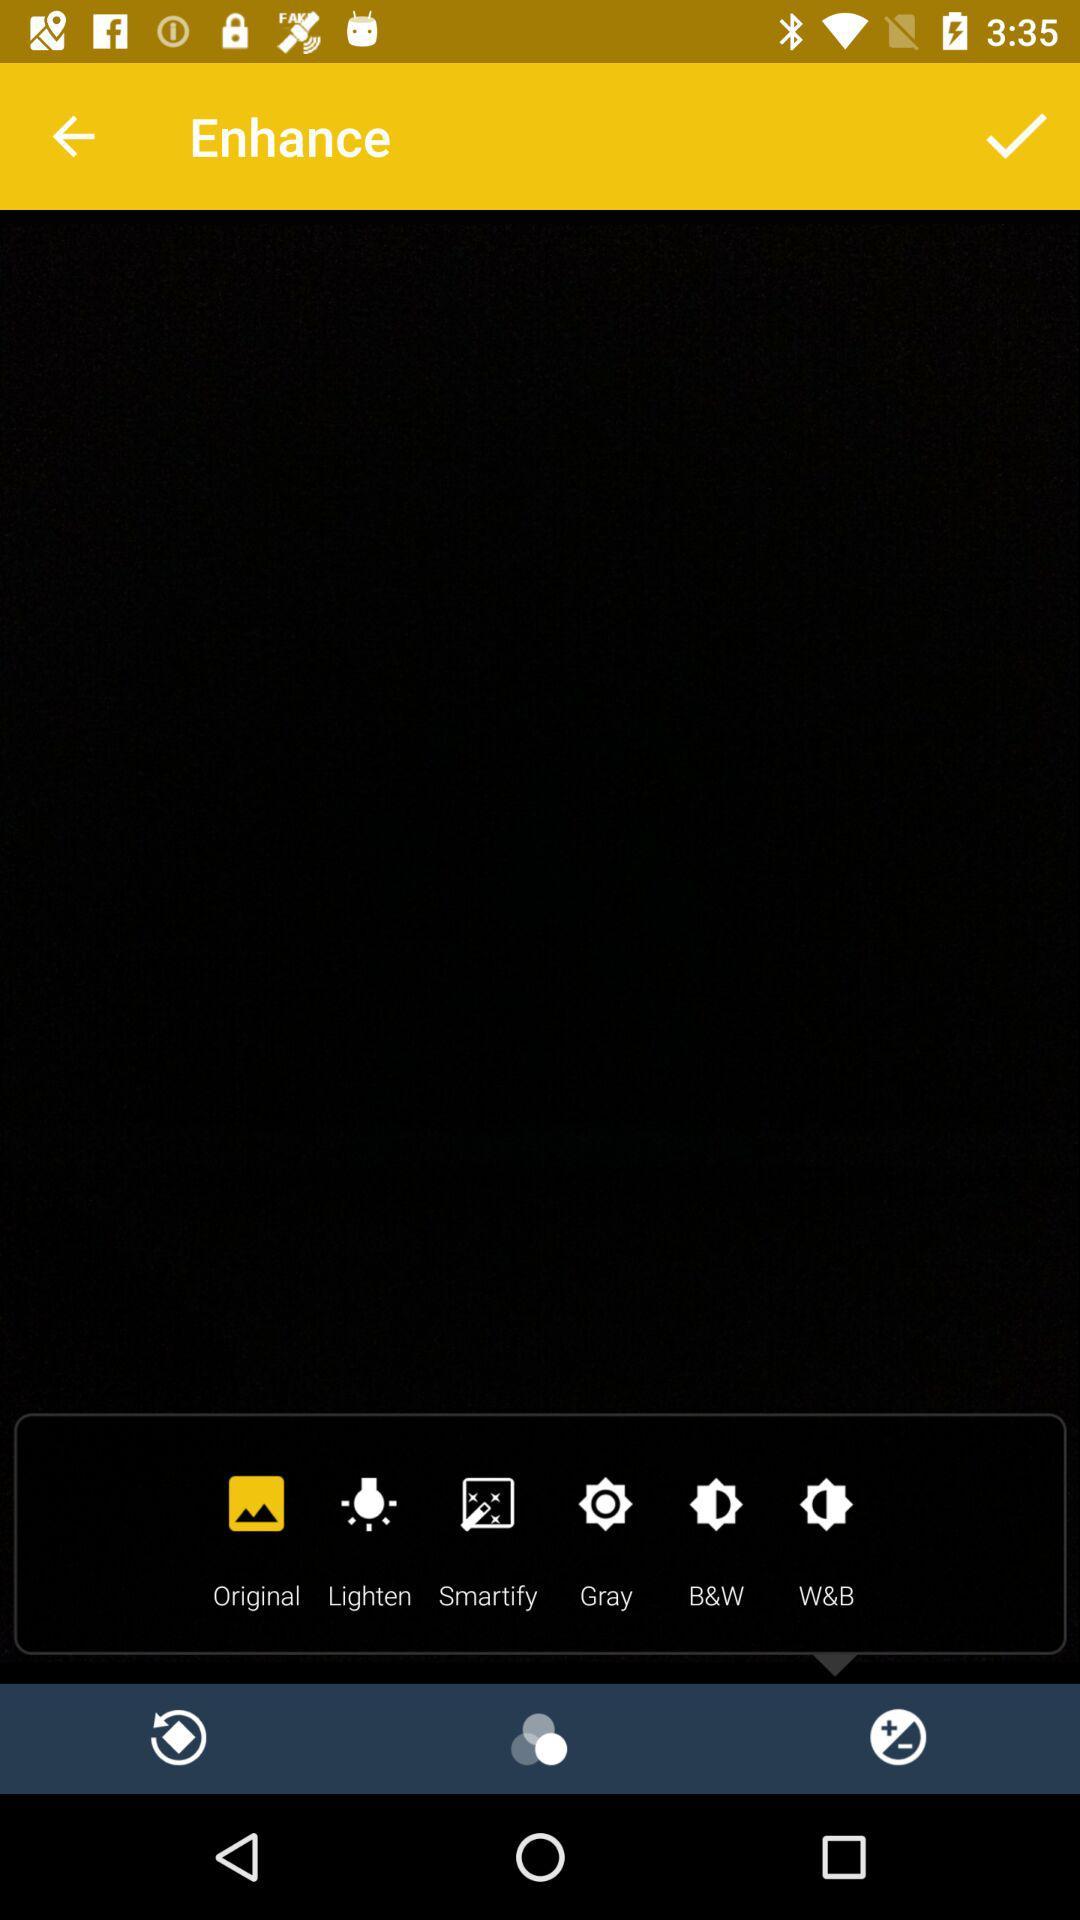 The width and height of the screenshot is (1080, 1920). I want to click on blink option, so click(540, 1737).